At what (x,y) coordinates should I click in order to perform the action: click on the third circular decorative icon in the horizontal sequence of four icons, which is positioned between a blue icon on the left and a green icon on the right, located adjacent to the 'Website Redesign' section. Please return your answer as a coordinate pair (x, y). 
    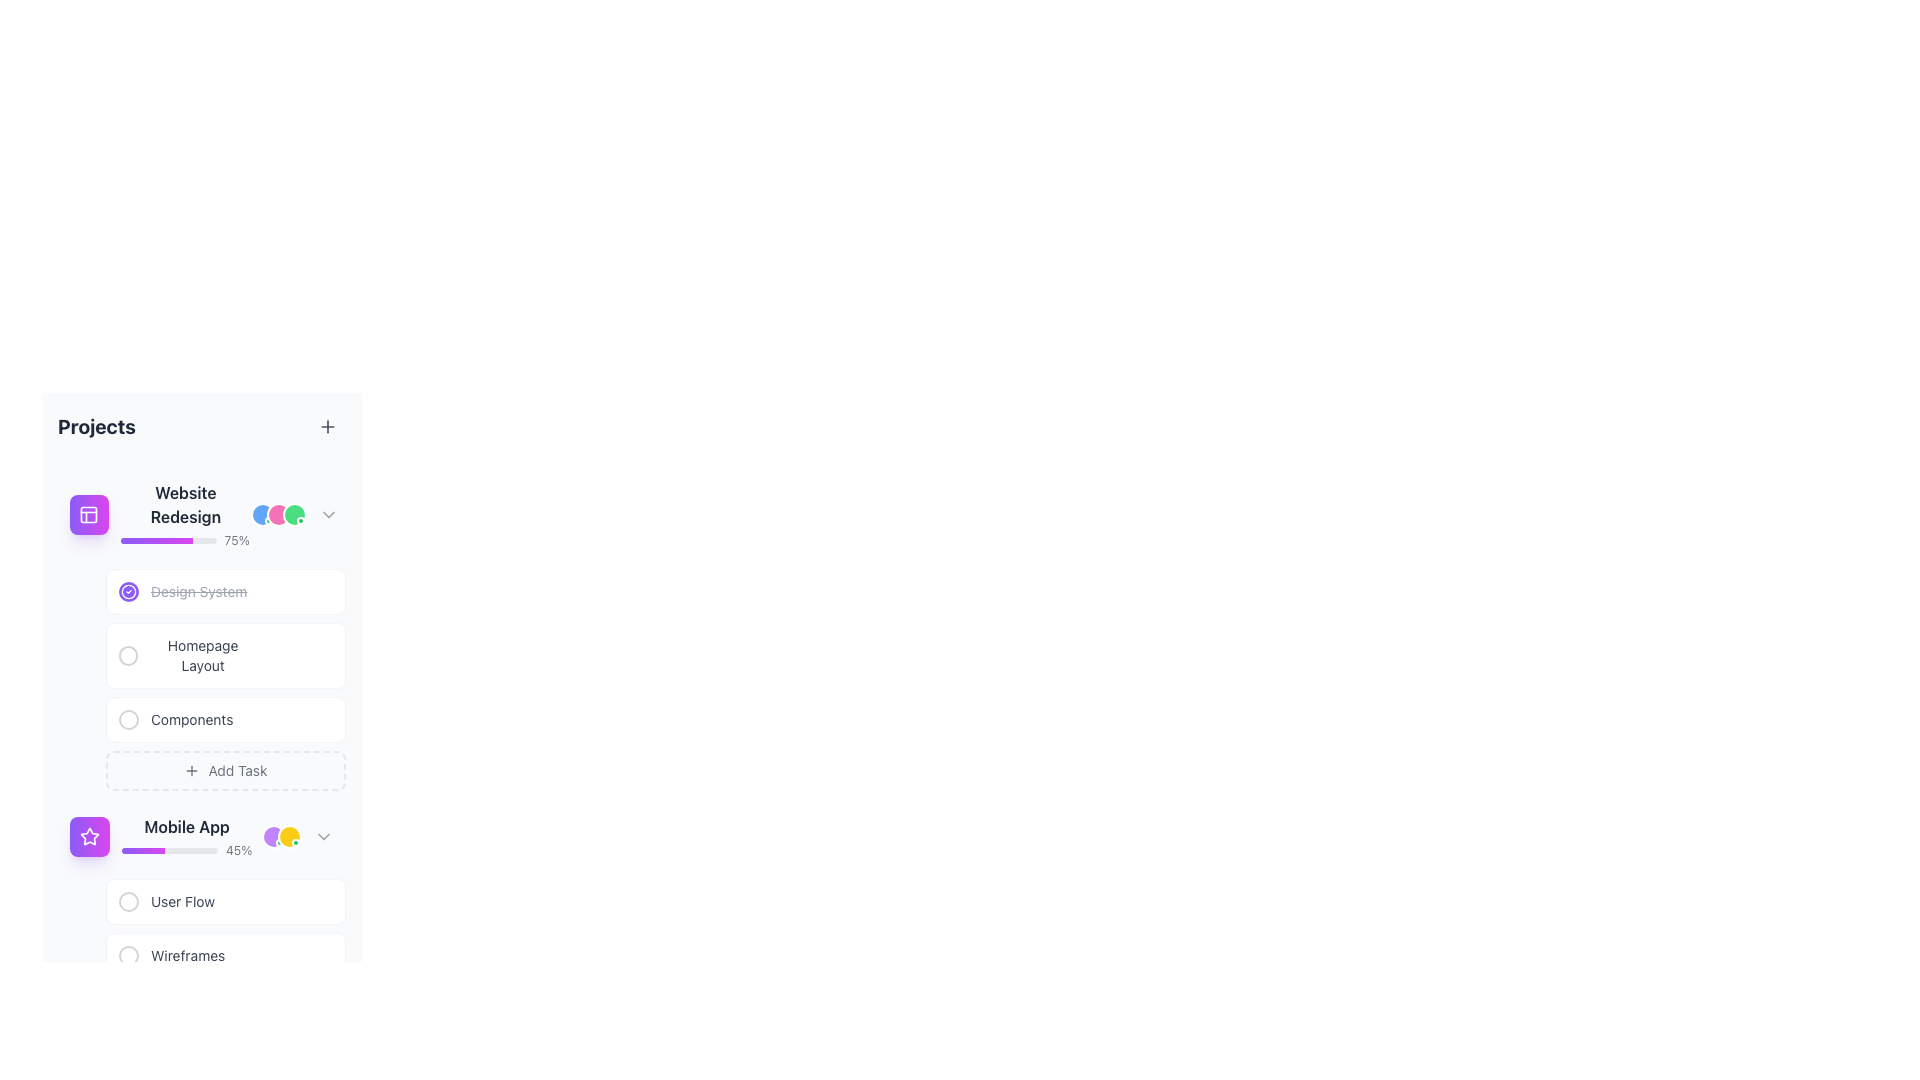
    Looking at the image, I should click on (278, 514).